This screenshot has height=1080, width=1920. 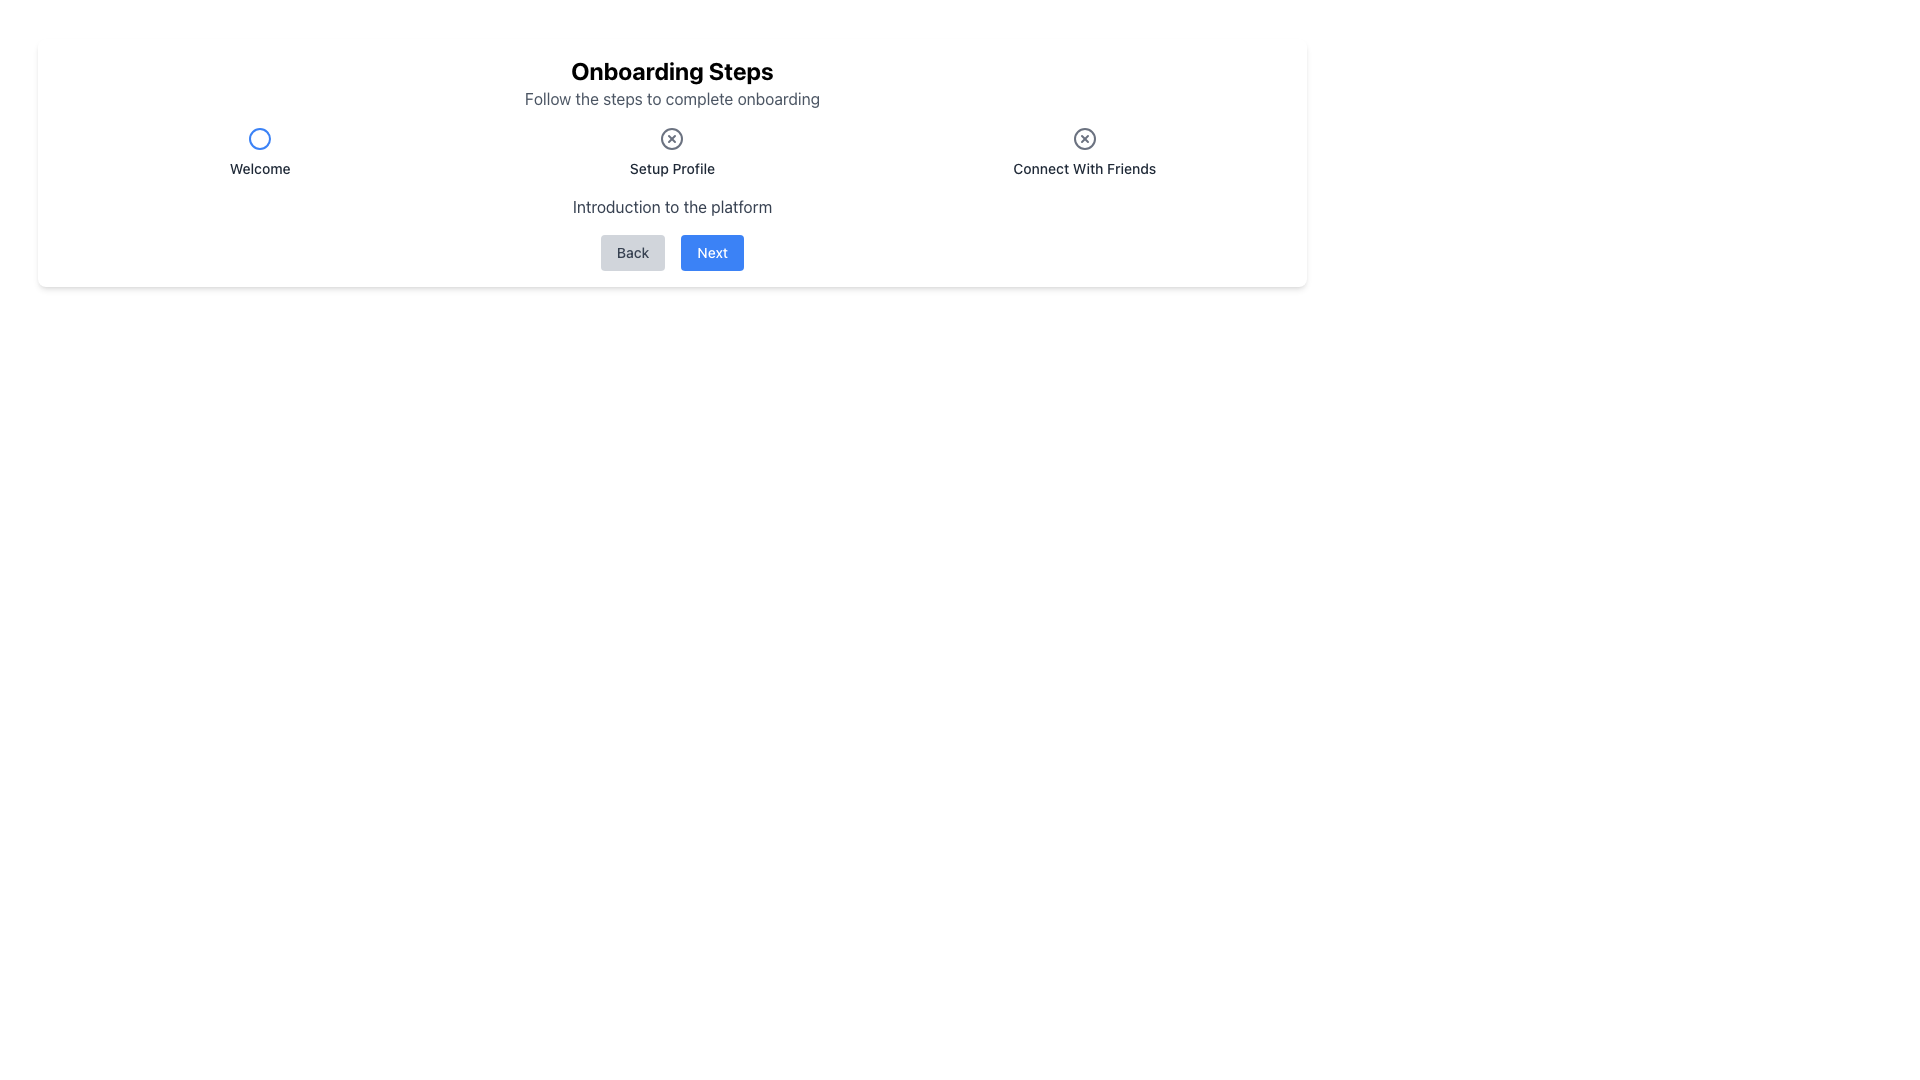 I want to click on SVG Graphic Icon indicating the current status of the step in the 'Connect With Friends' onboarding process, located above the step title text, so click(x=1083, y=137).